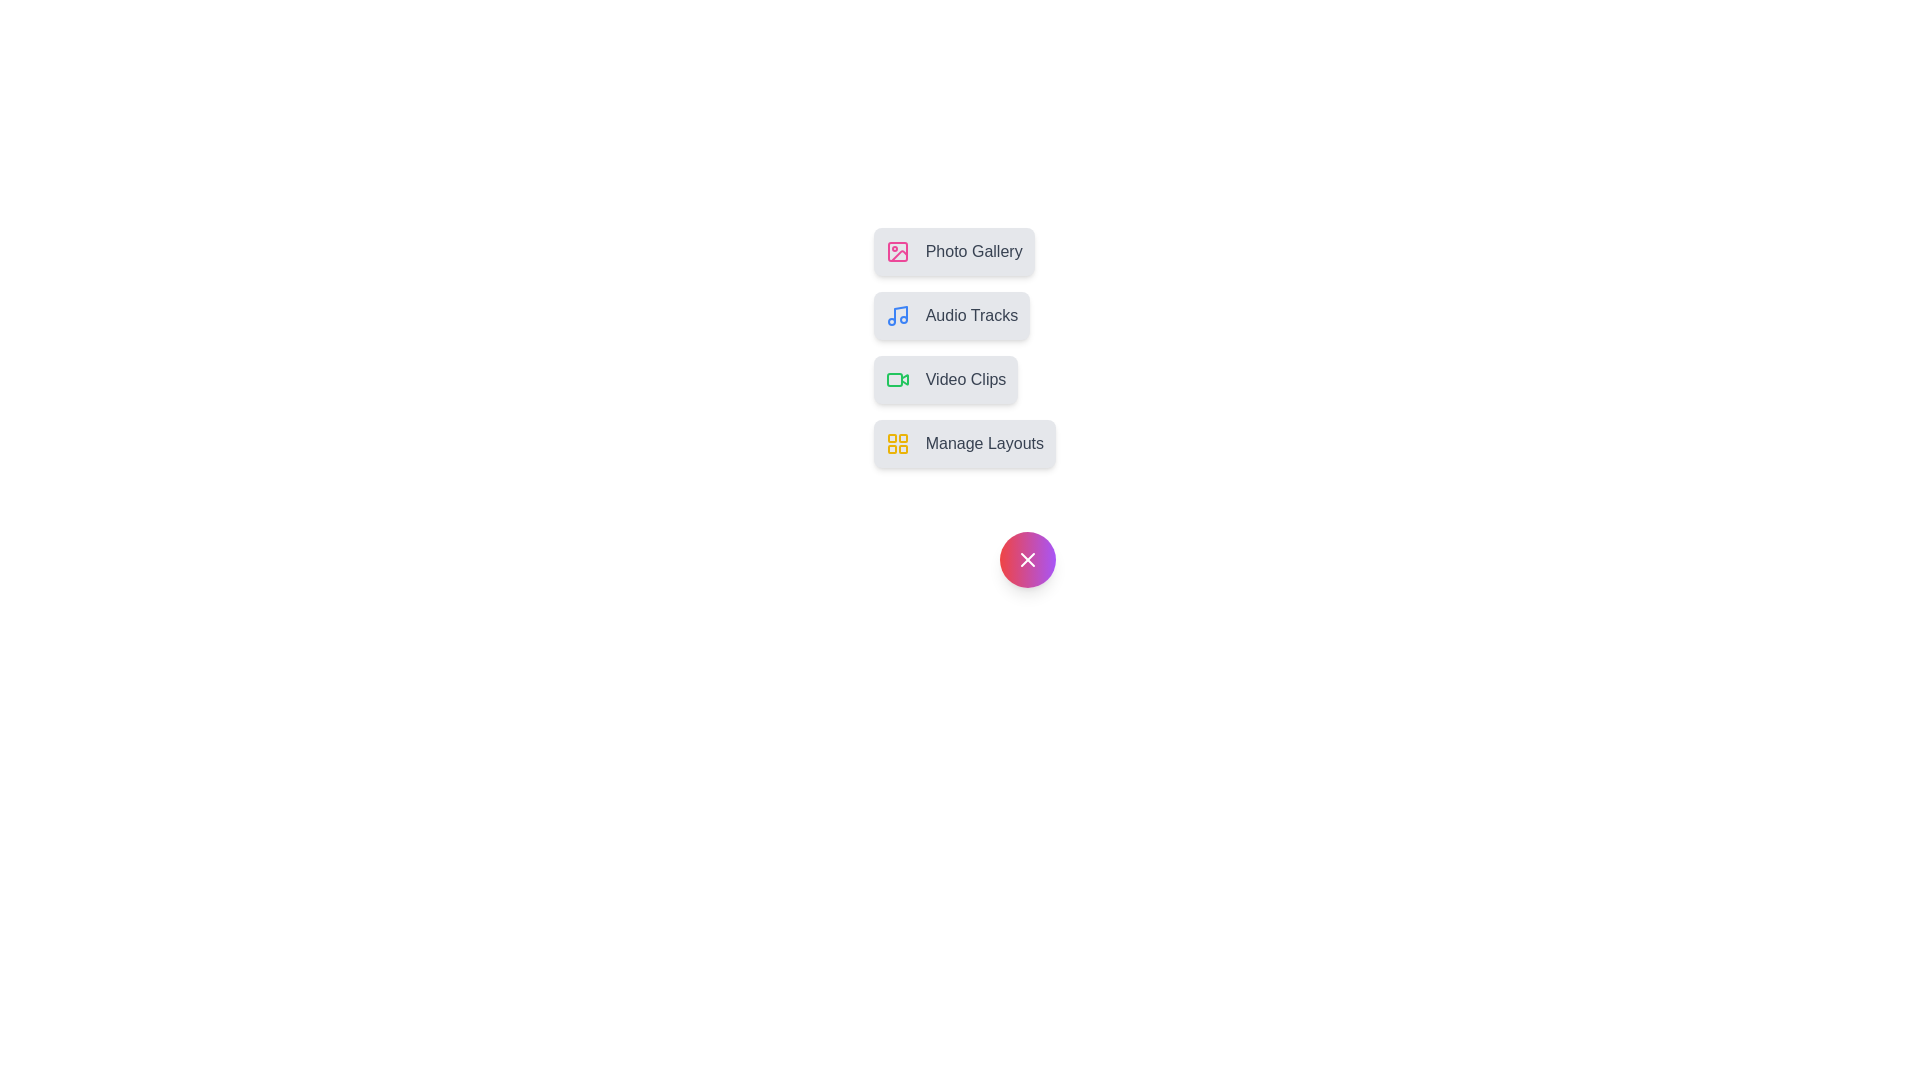 The width and height of the screenshot is (1920, 1080). I want to click on the third button in the vertical list that navigates to the video clips section, located between 'Audio Tracks' and 'Manage Layouts', to potentially display additional information or styles, so click(944, 380).